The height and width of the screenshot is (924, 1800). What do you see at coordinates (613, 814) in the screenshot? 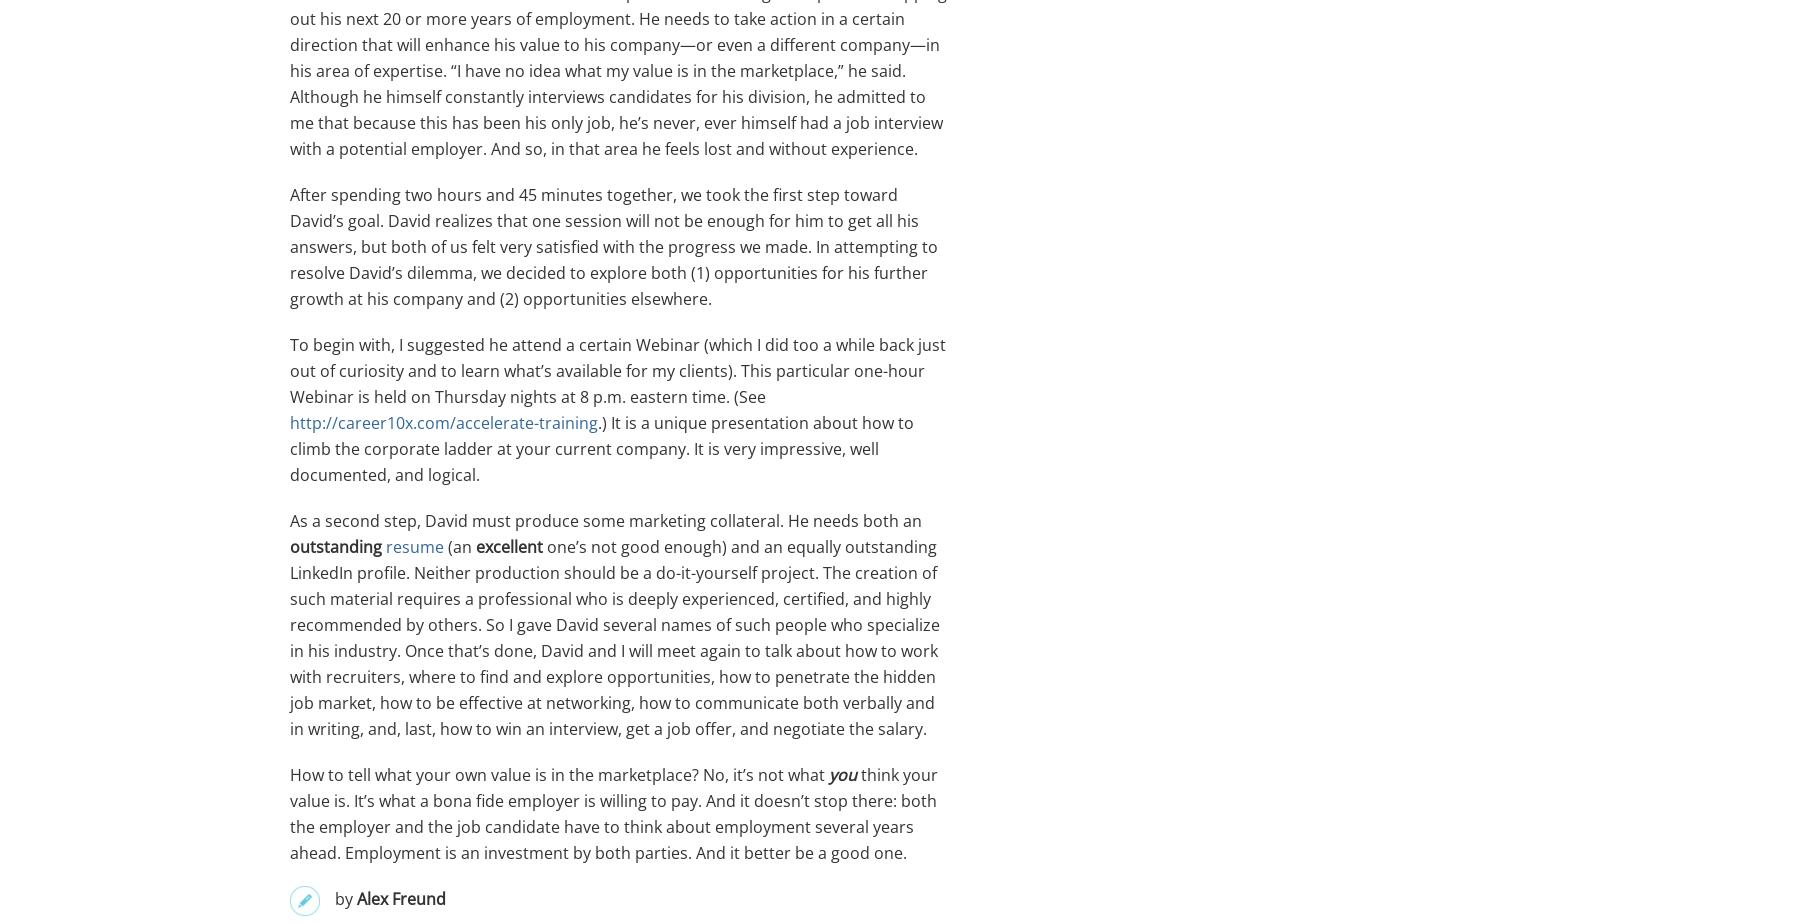
I see `'think your value is. It’s what a bona fide employer is willing to pay. And it doesn’t stop there: both the employer and the job candidate have to think about employment several years ahead. Employment is an investment by both parties. And it better be a good one.'` at bounding box center [613, 814].